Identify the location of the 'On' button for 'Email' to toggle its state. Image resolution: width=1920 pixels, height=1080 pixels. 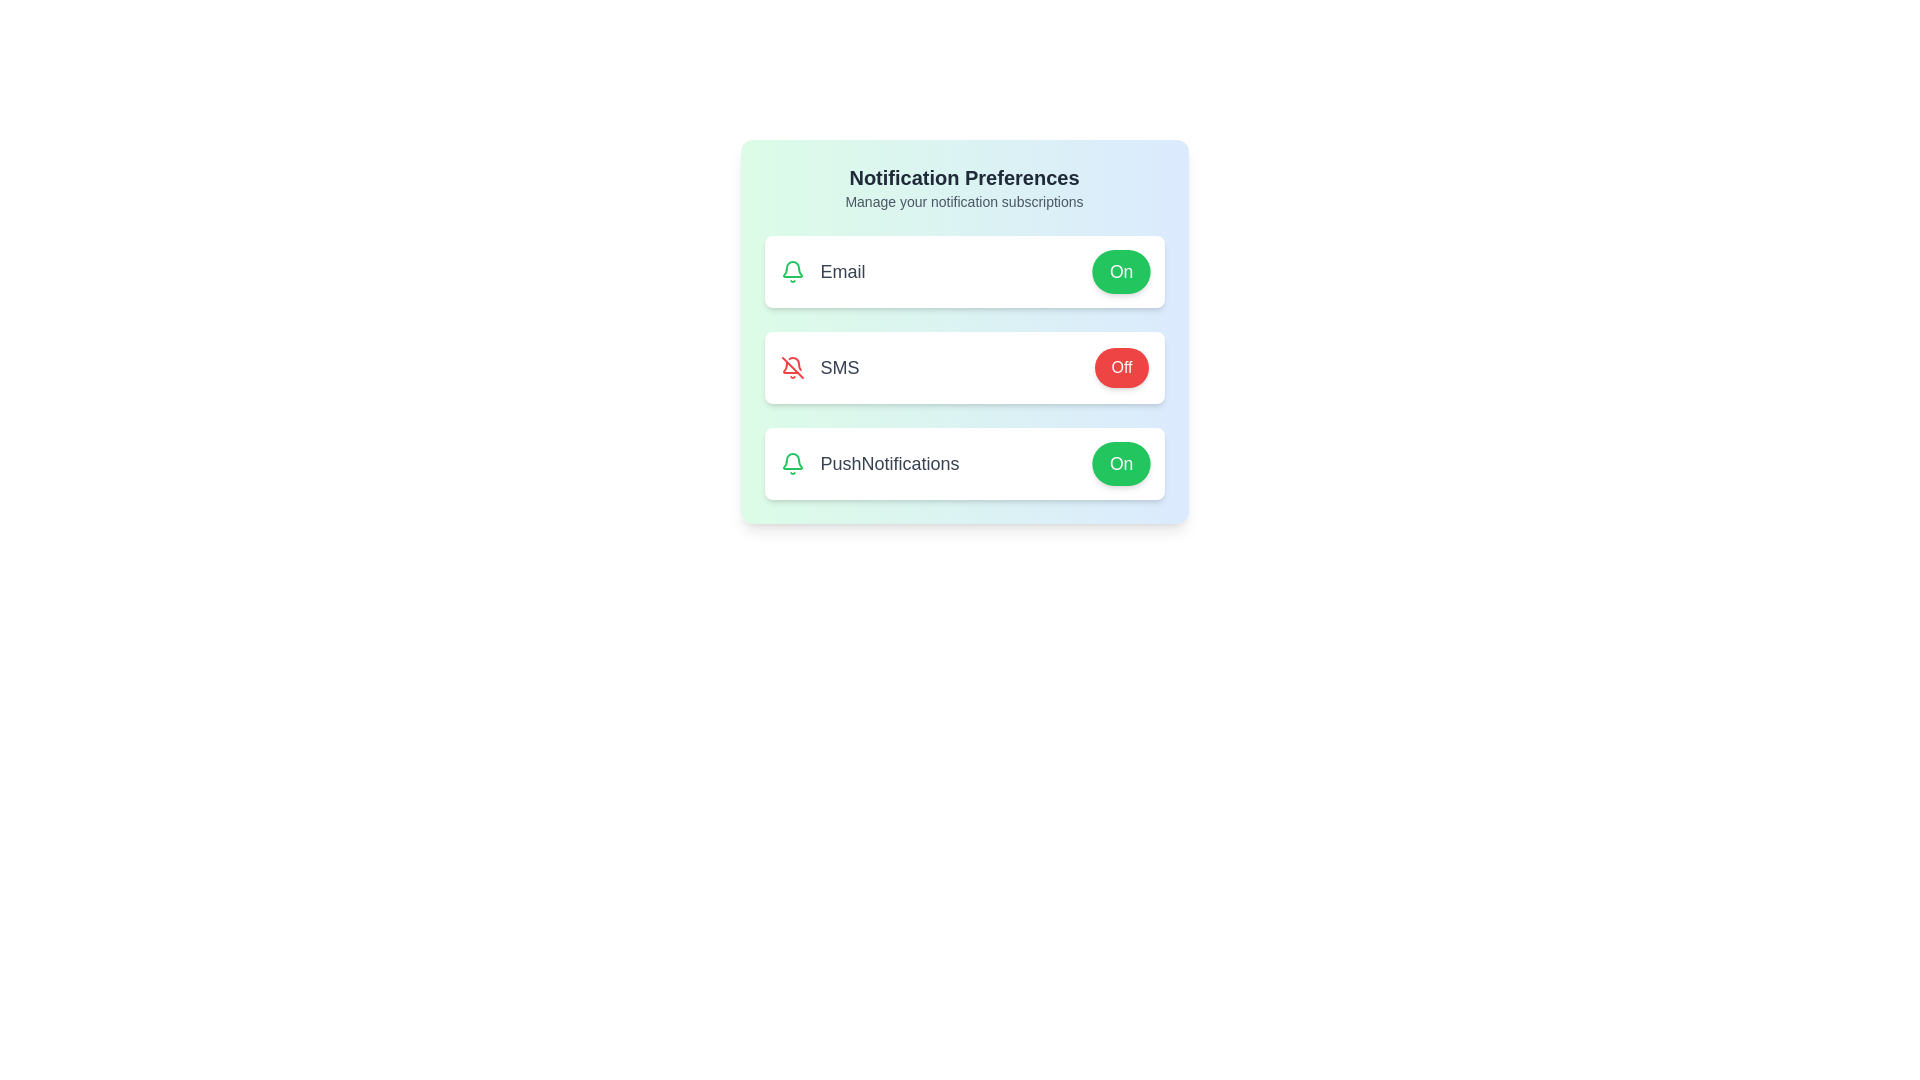
(1121, 272).